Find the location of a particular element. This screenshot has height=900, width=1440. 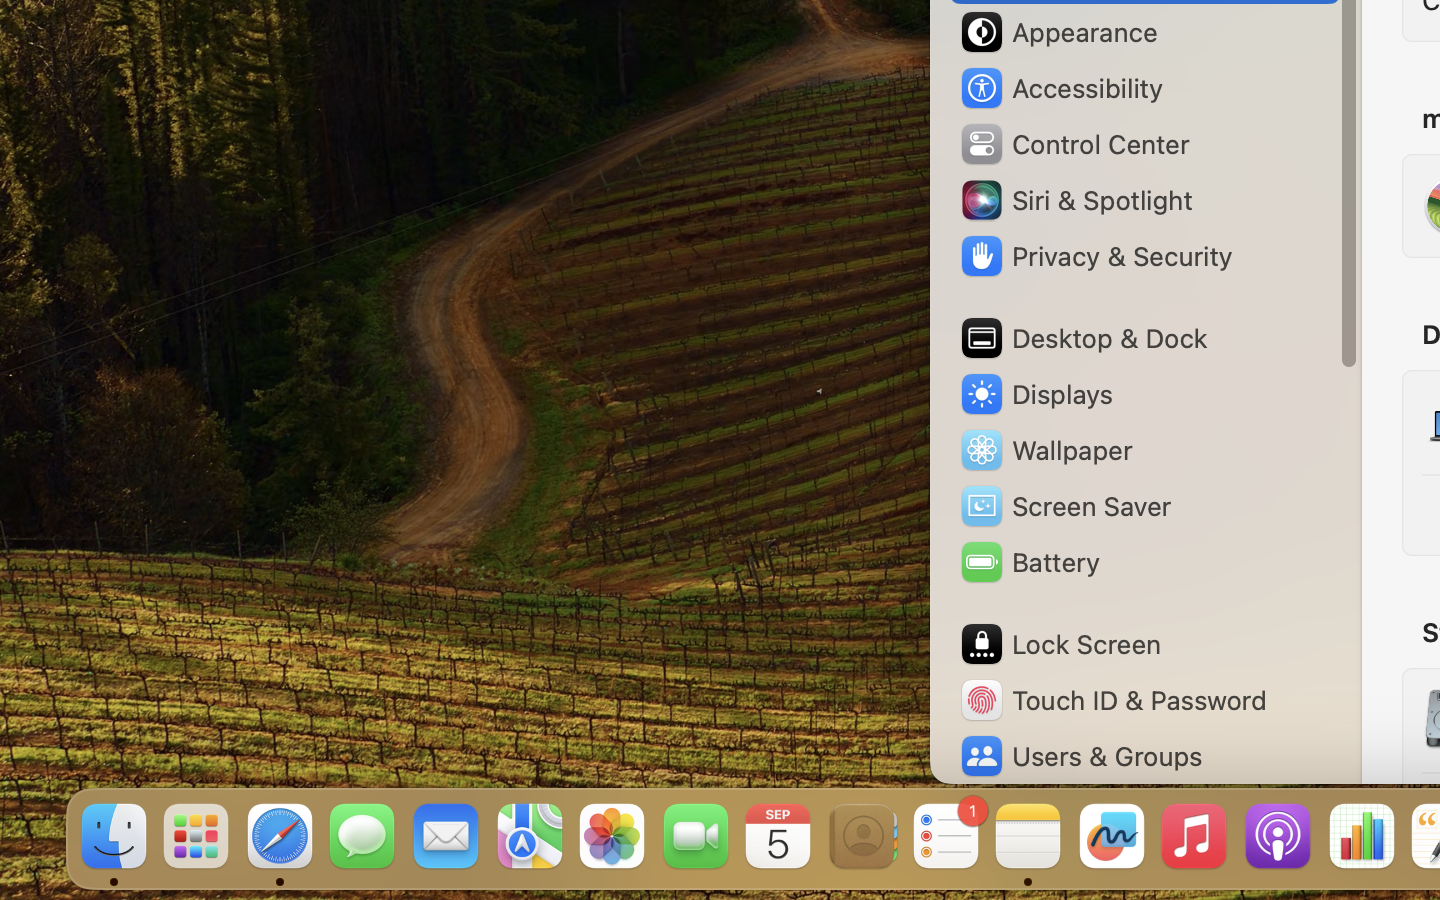

'Siri & Spotlight' is located at coordinates (1074, 199).